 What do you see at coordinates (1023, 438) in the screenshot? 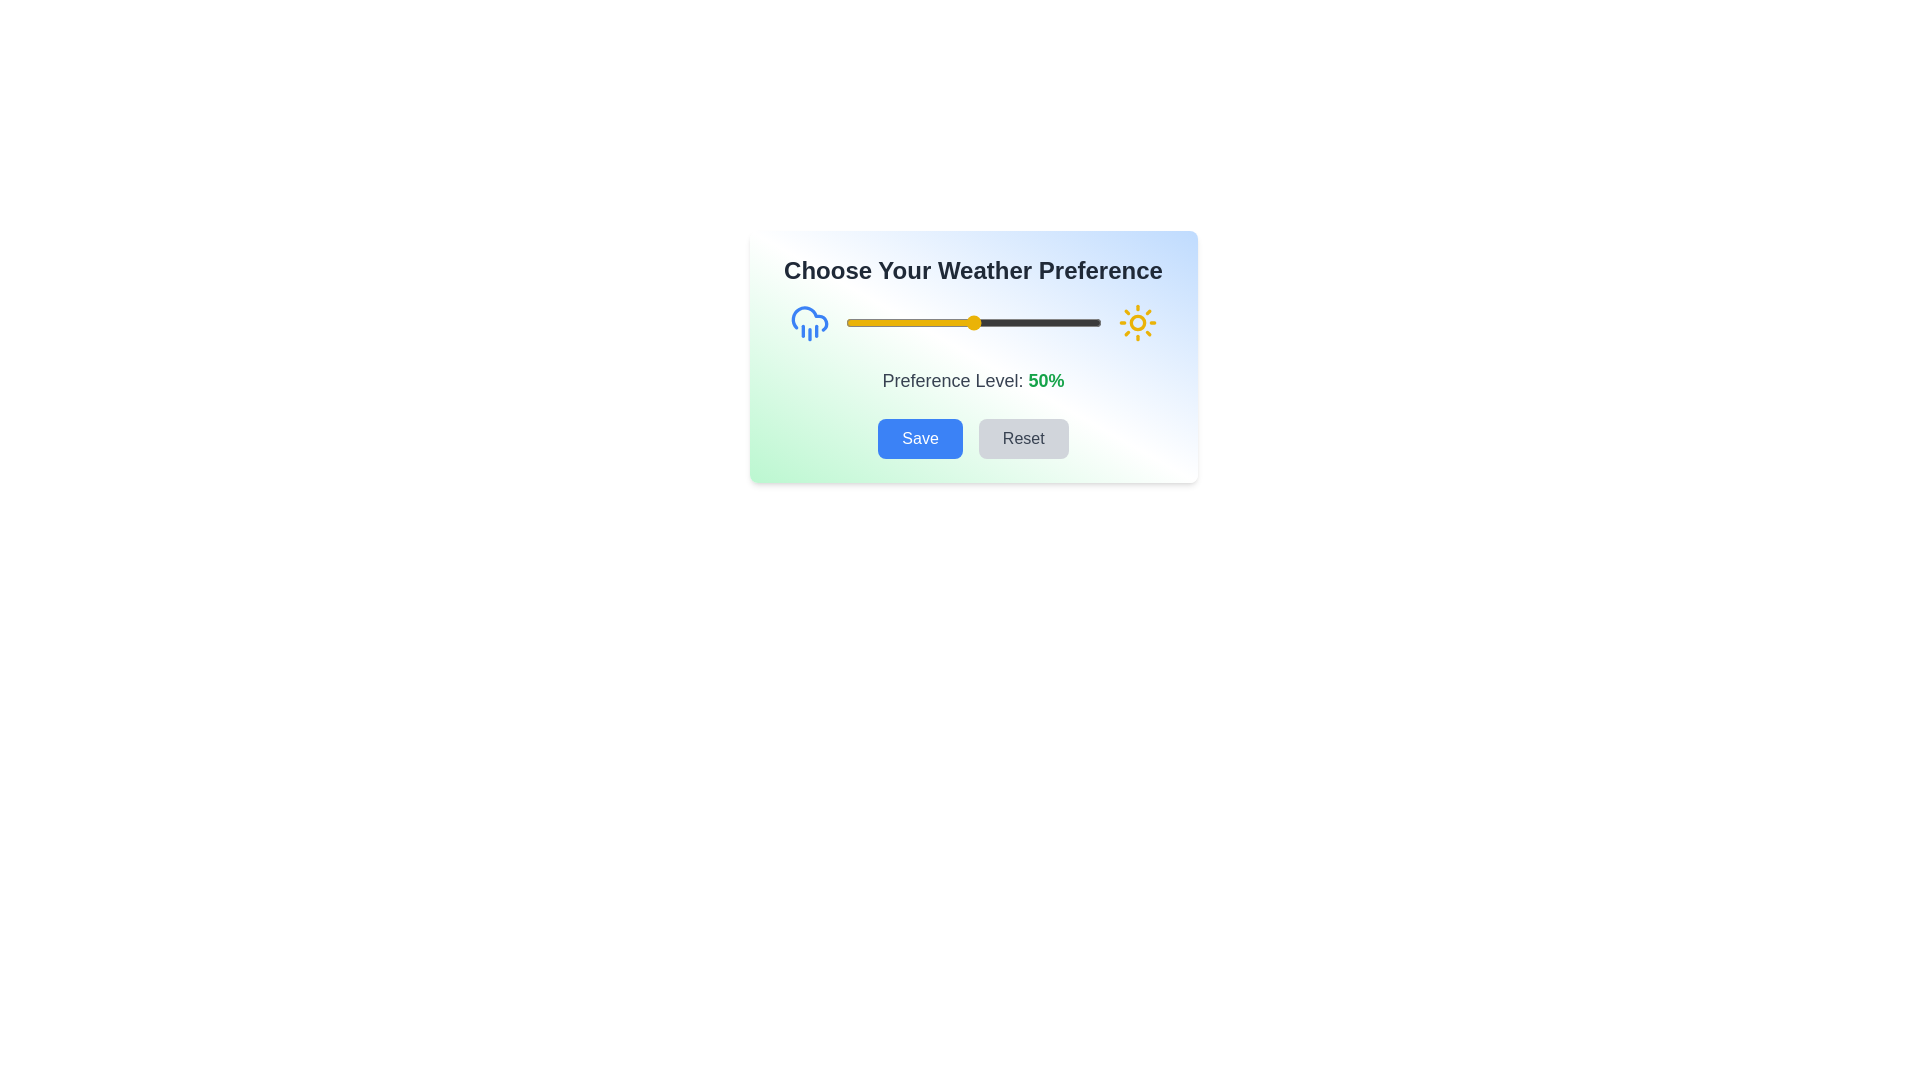
I see `'Reset' button to set the weather preference slider to its default value` at bounding box center [1023, 438].